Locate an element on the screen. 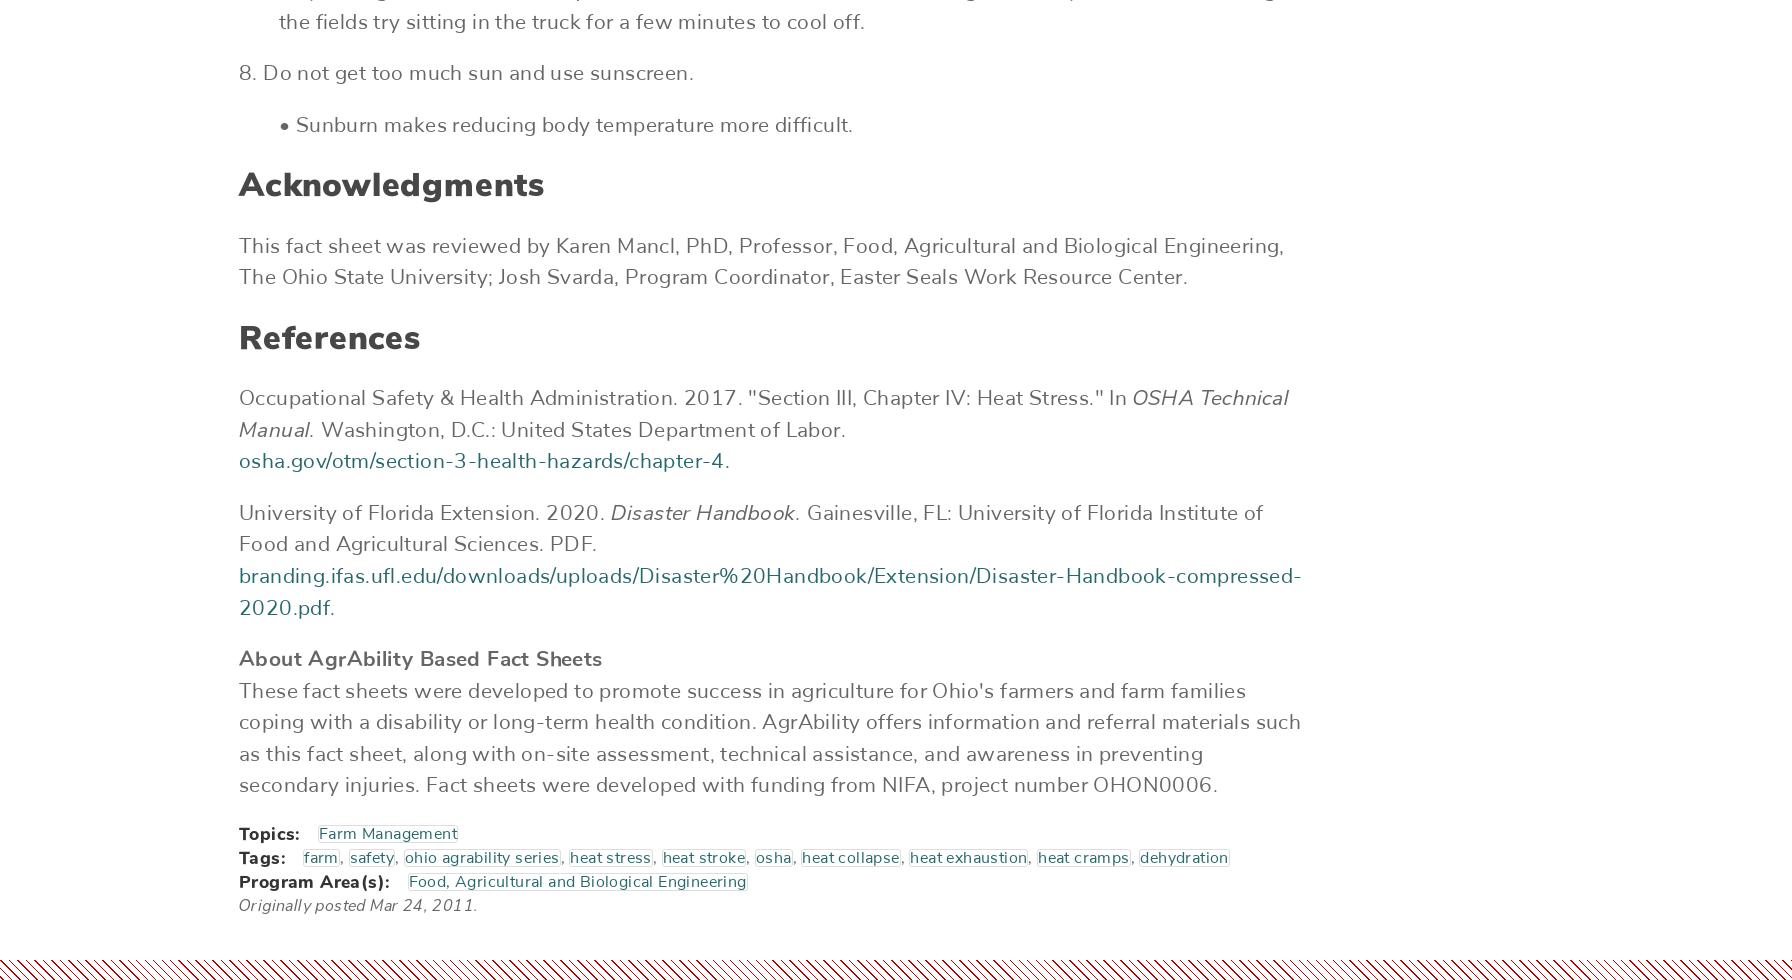 Image resolution: width=1792 pixels, height=980 pixels. 'heat stroke' is located at coordinates (703, 857).